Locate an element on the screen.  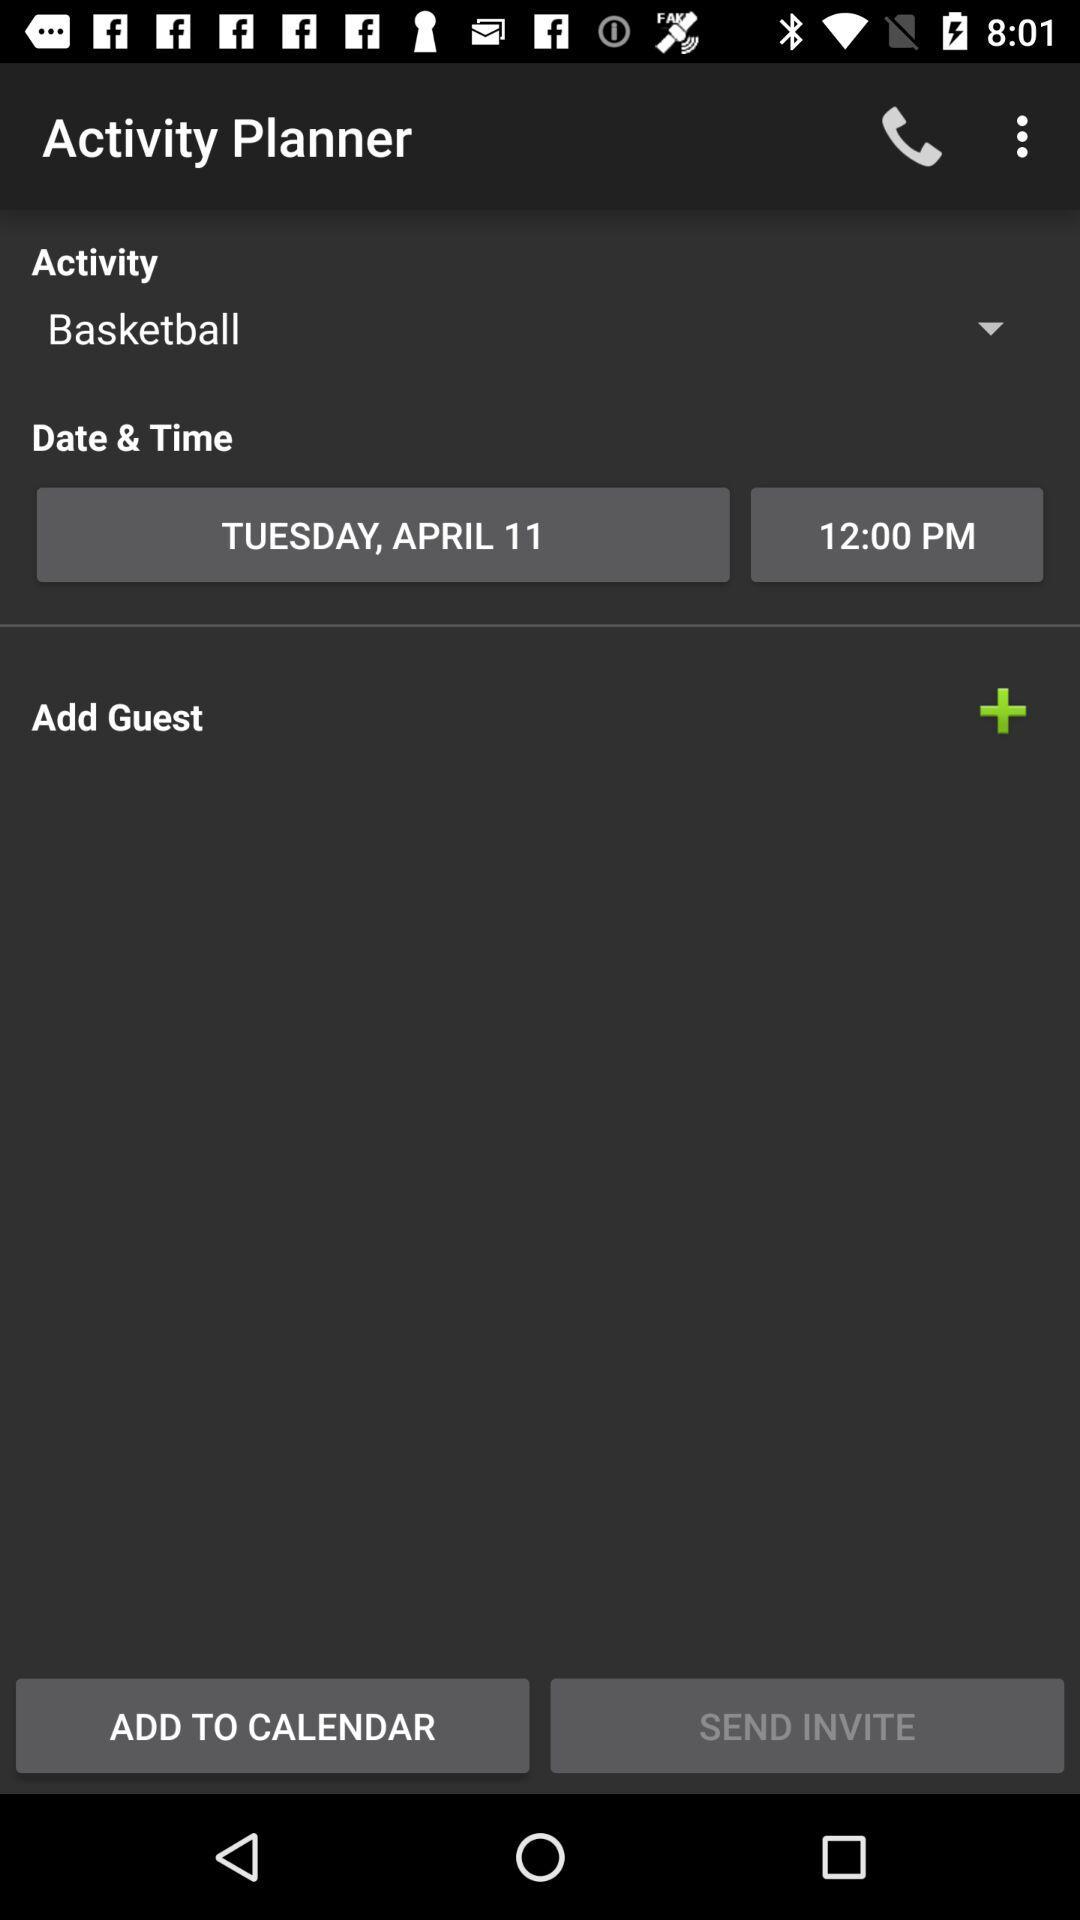
the icon above the activity item is located at coordinates (1027, 135).